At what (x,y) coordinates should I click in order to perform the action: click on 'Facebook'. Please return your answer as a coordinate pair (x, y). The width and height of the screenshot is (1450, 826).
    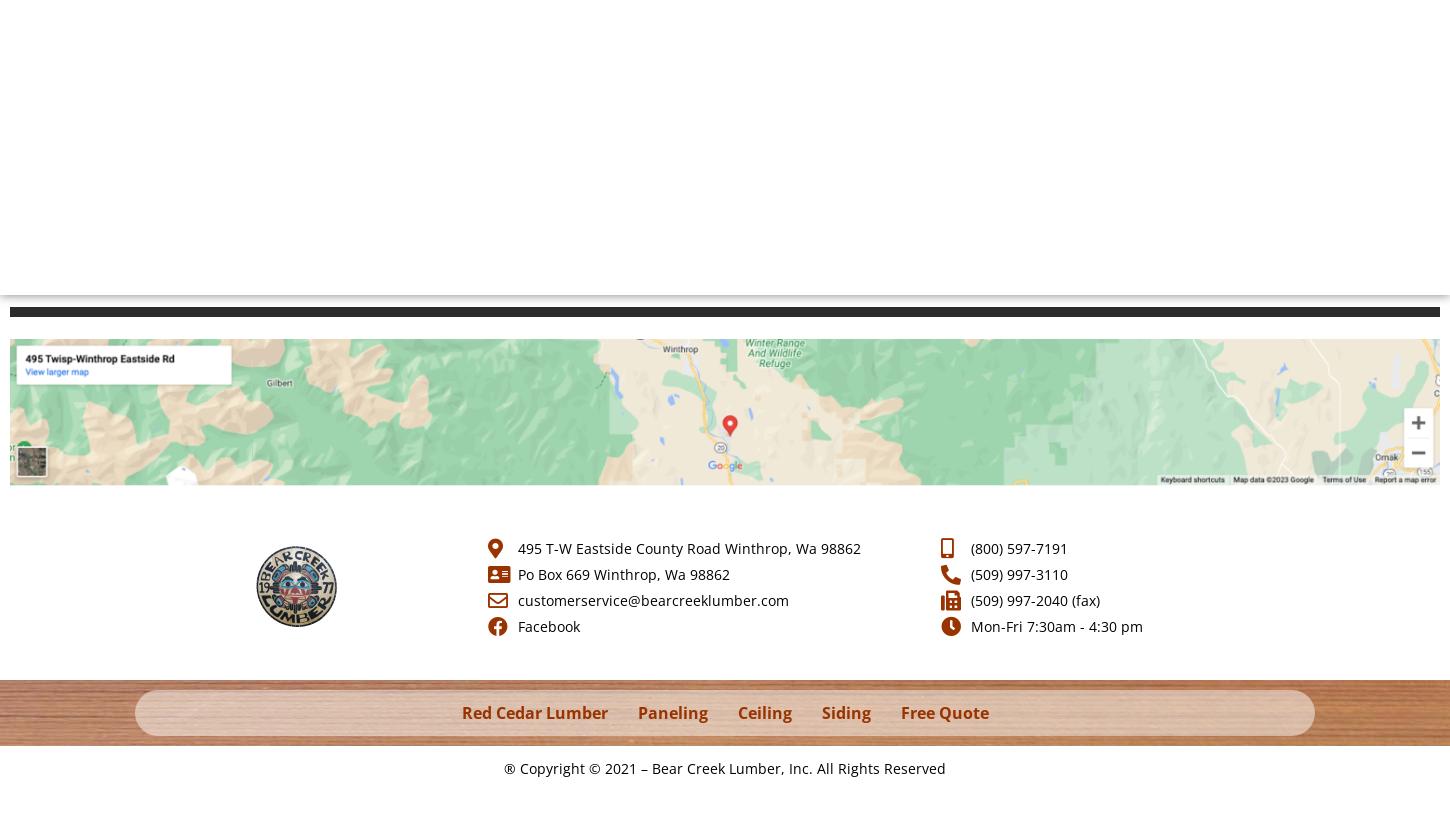
    Looking at the image, I should click on (547, 625).